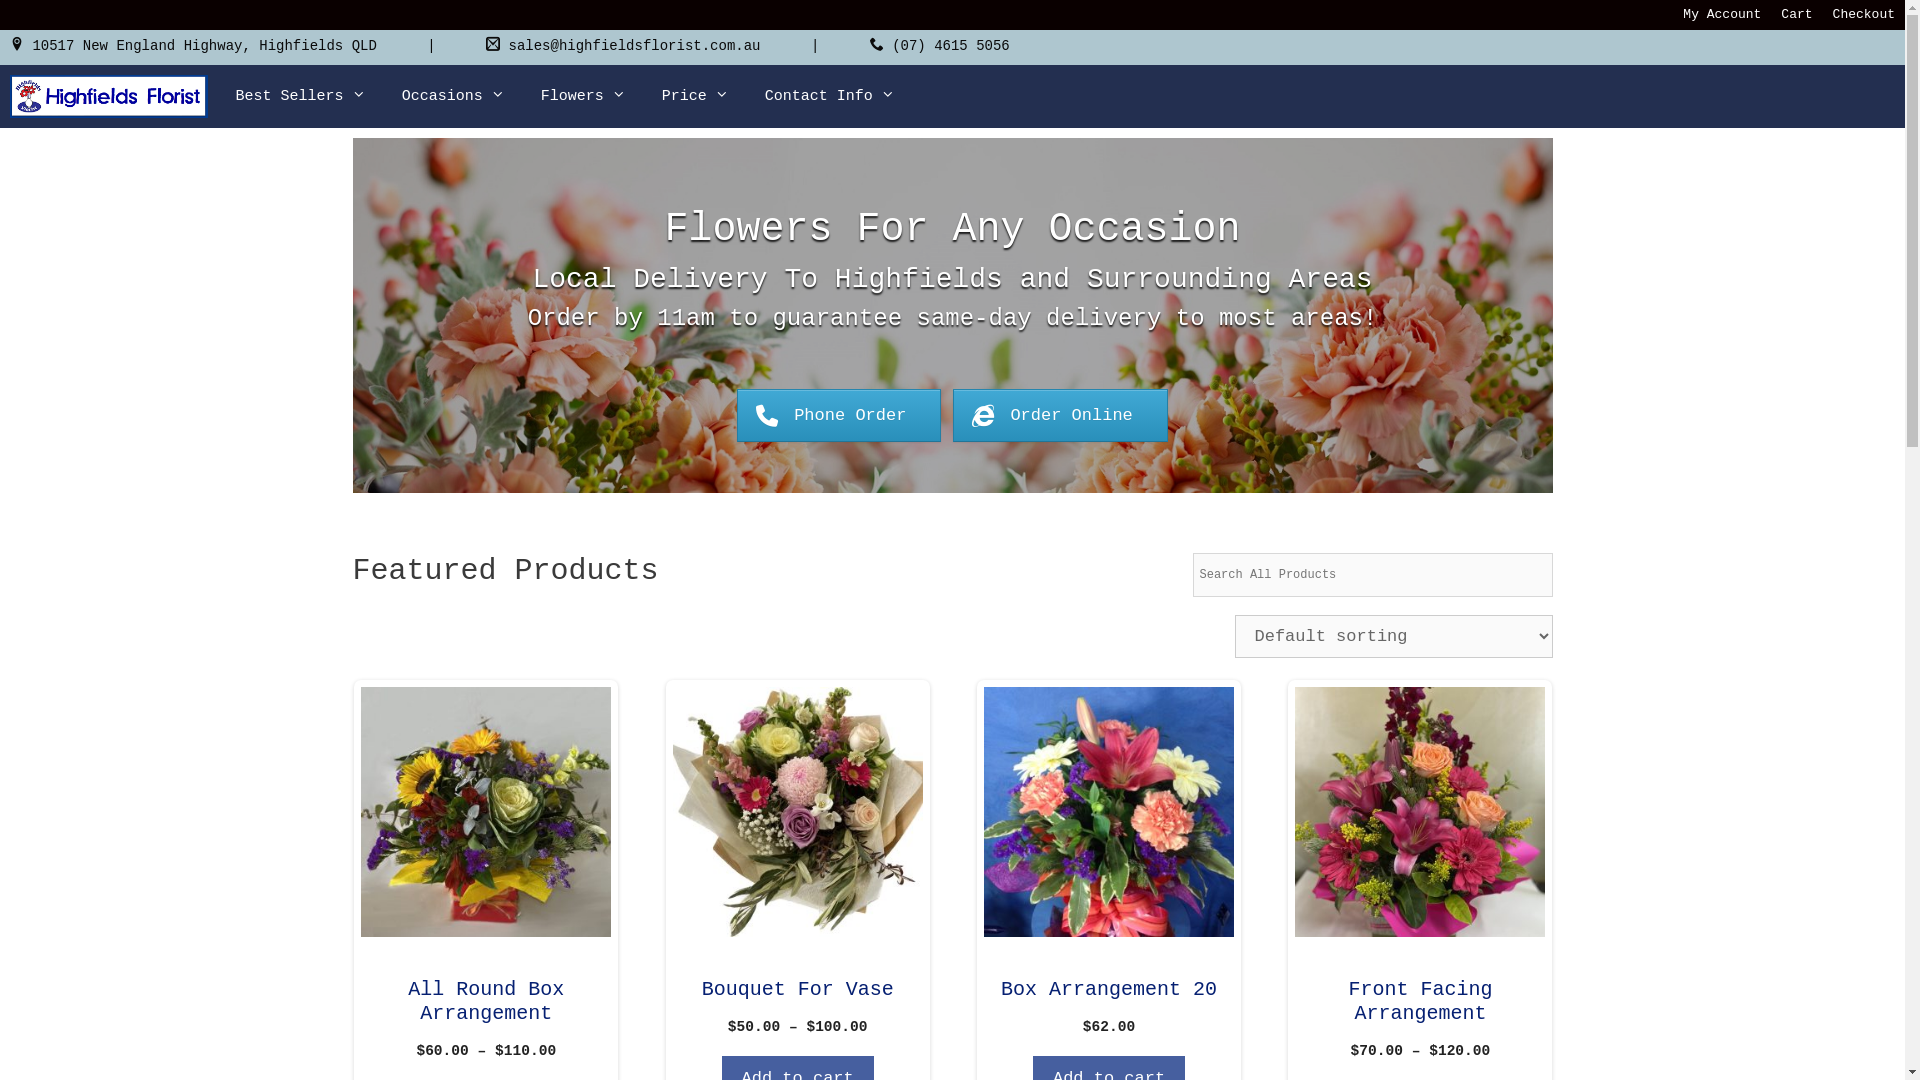 Image resolution: width=1920 pixels, height=1080 pixels. I want to click on 'Phone Order', so click(839, 414).